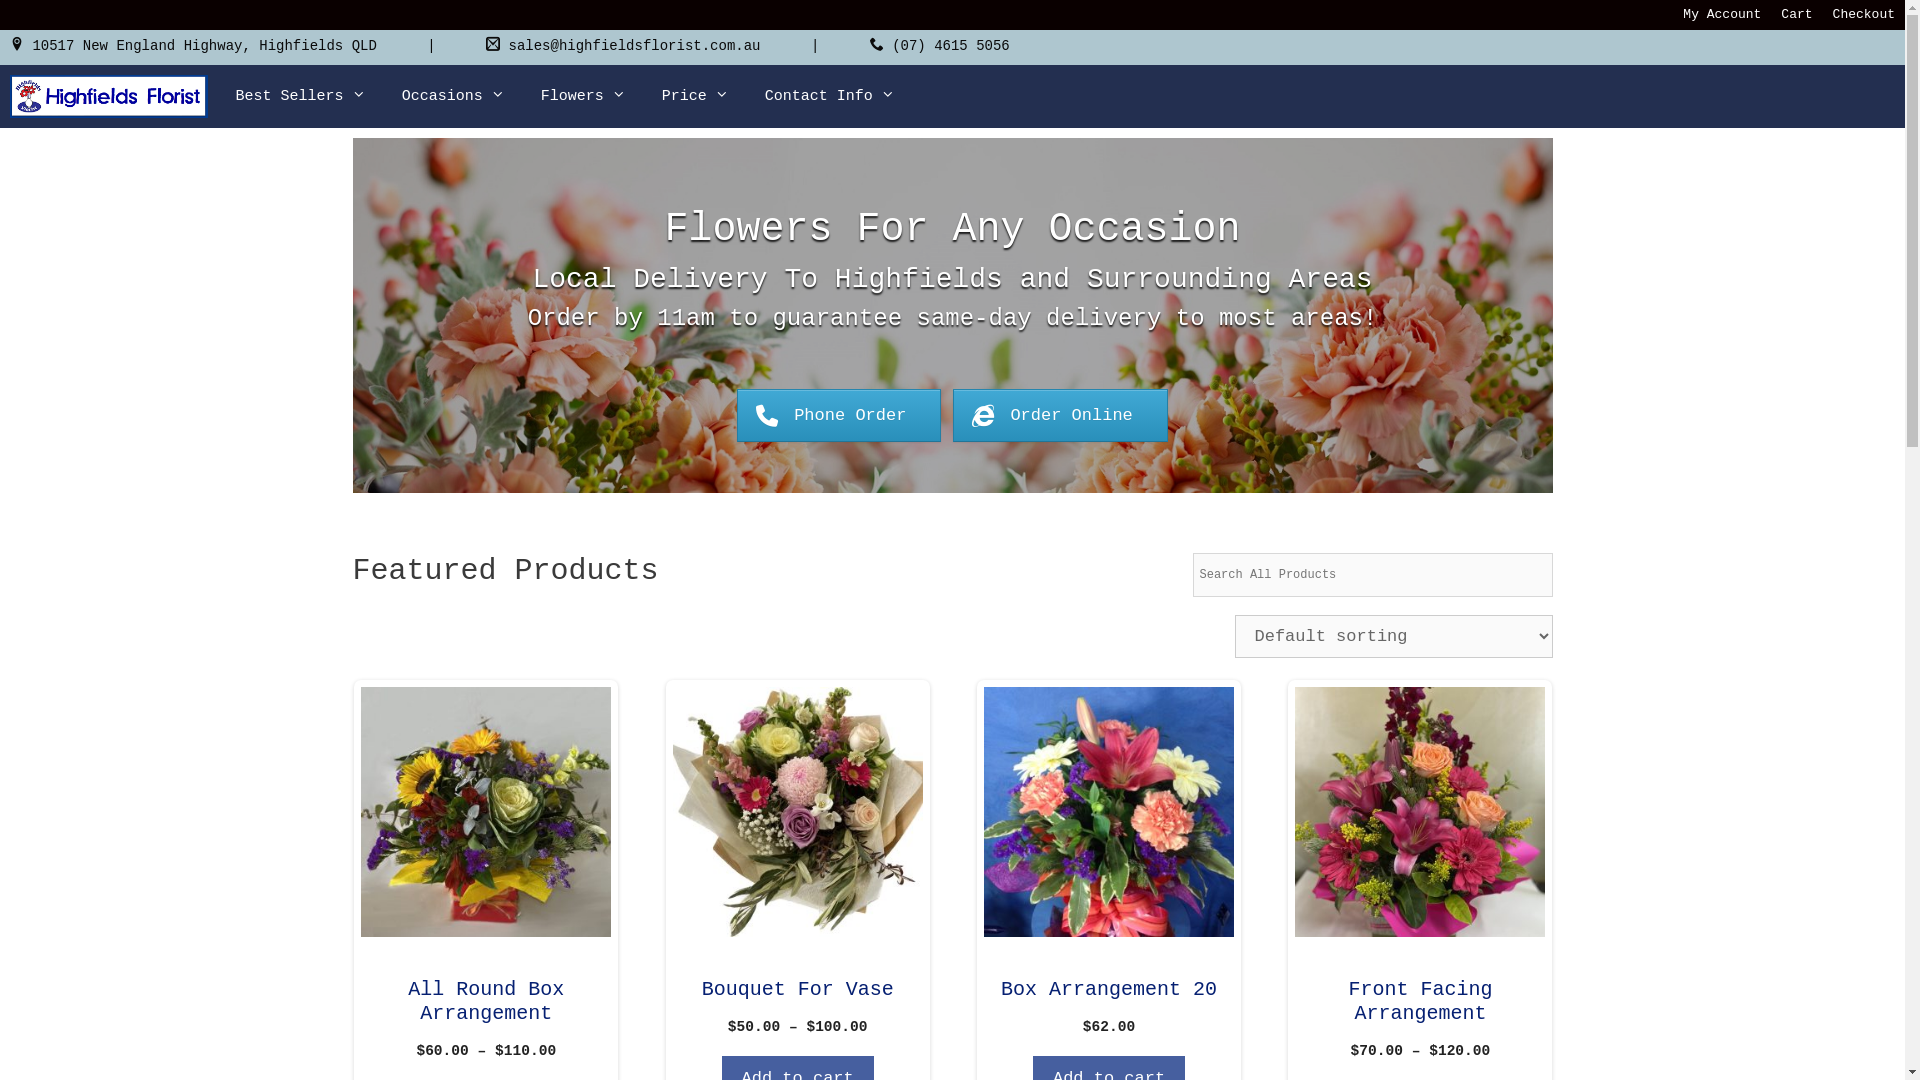 Image resolution: width=1920 pixels, height=1080 pixels. I want to click on 'Phone Order', so click(839, 414).